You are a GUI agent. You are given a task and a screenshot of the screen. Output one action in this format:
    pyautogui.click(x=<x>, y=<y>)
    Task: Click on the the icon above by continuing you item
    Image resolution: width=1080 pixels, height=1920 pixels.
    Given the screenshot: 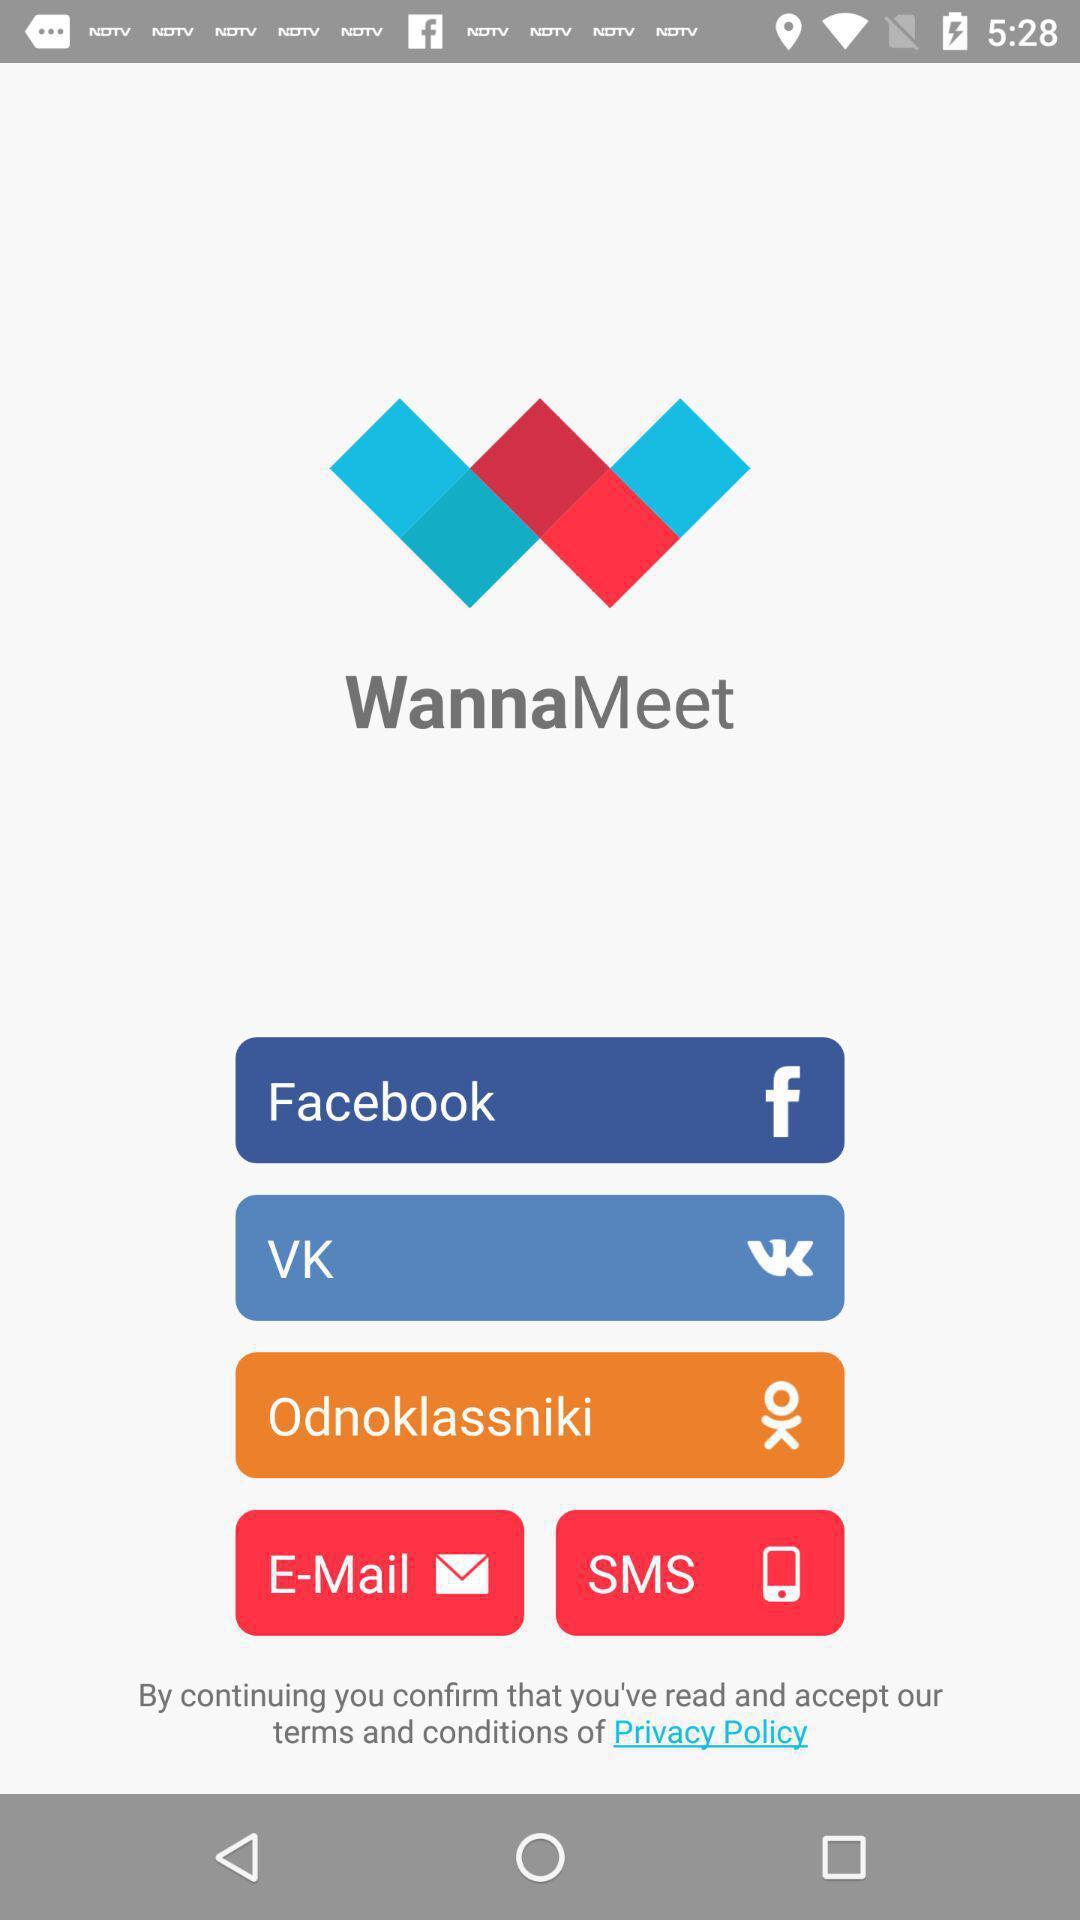 What is the action you would take?
    pyautogui.click(x=379, y=1571)
    